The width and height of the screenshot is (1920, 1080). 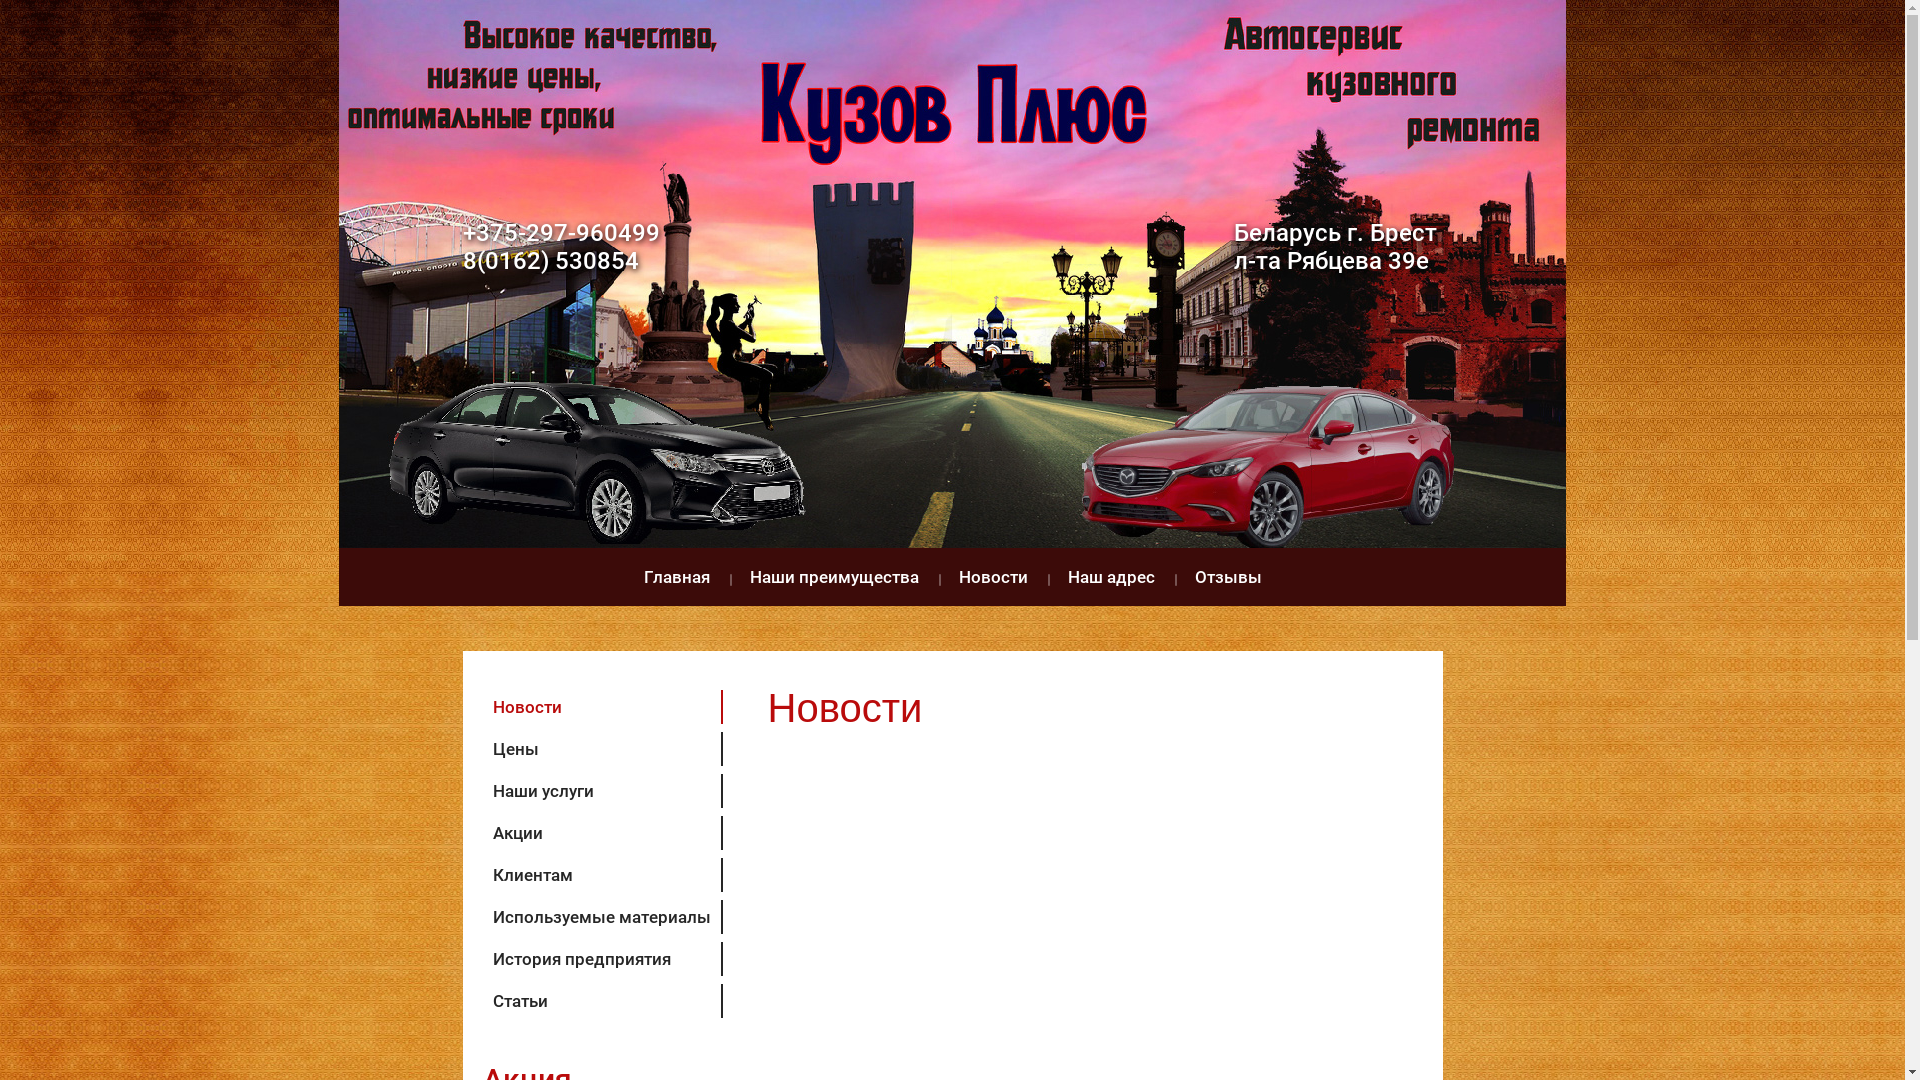 What do you see at coordinates (550, 260) in the screenshot?
I see `'8(0162) 530854'` at bounding box center [550, 260].